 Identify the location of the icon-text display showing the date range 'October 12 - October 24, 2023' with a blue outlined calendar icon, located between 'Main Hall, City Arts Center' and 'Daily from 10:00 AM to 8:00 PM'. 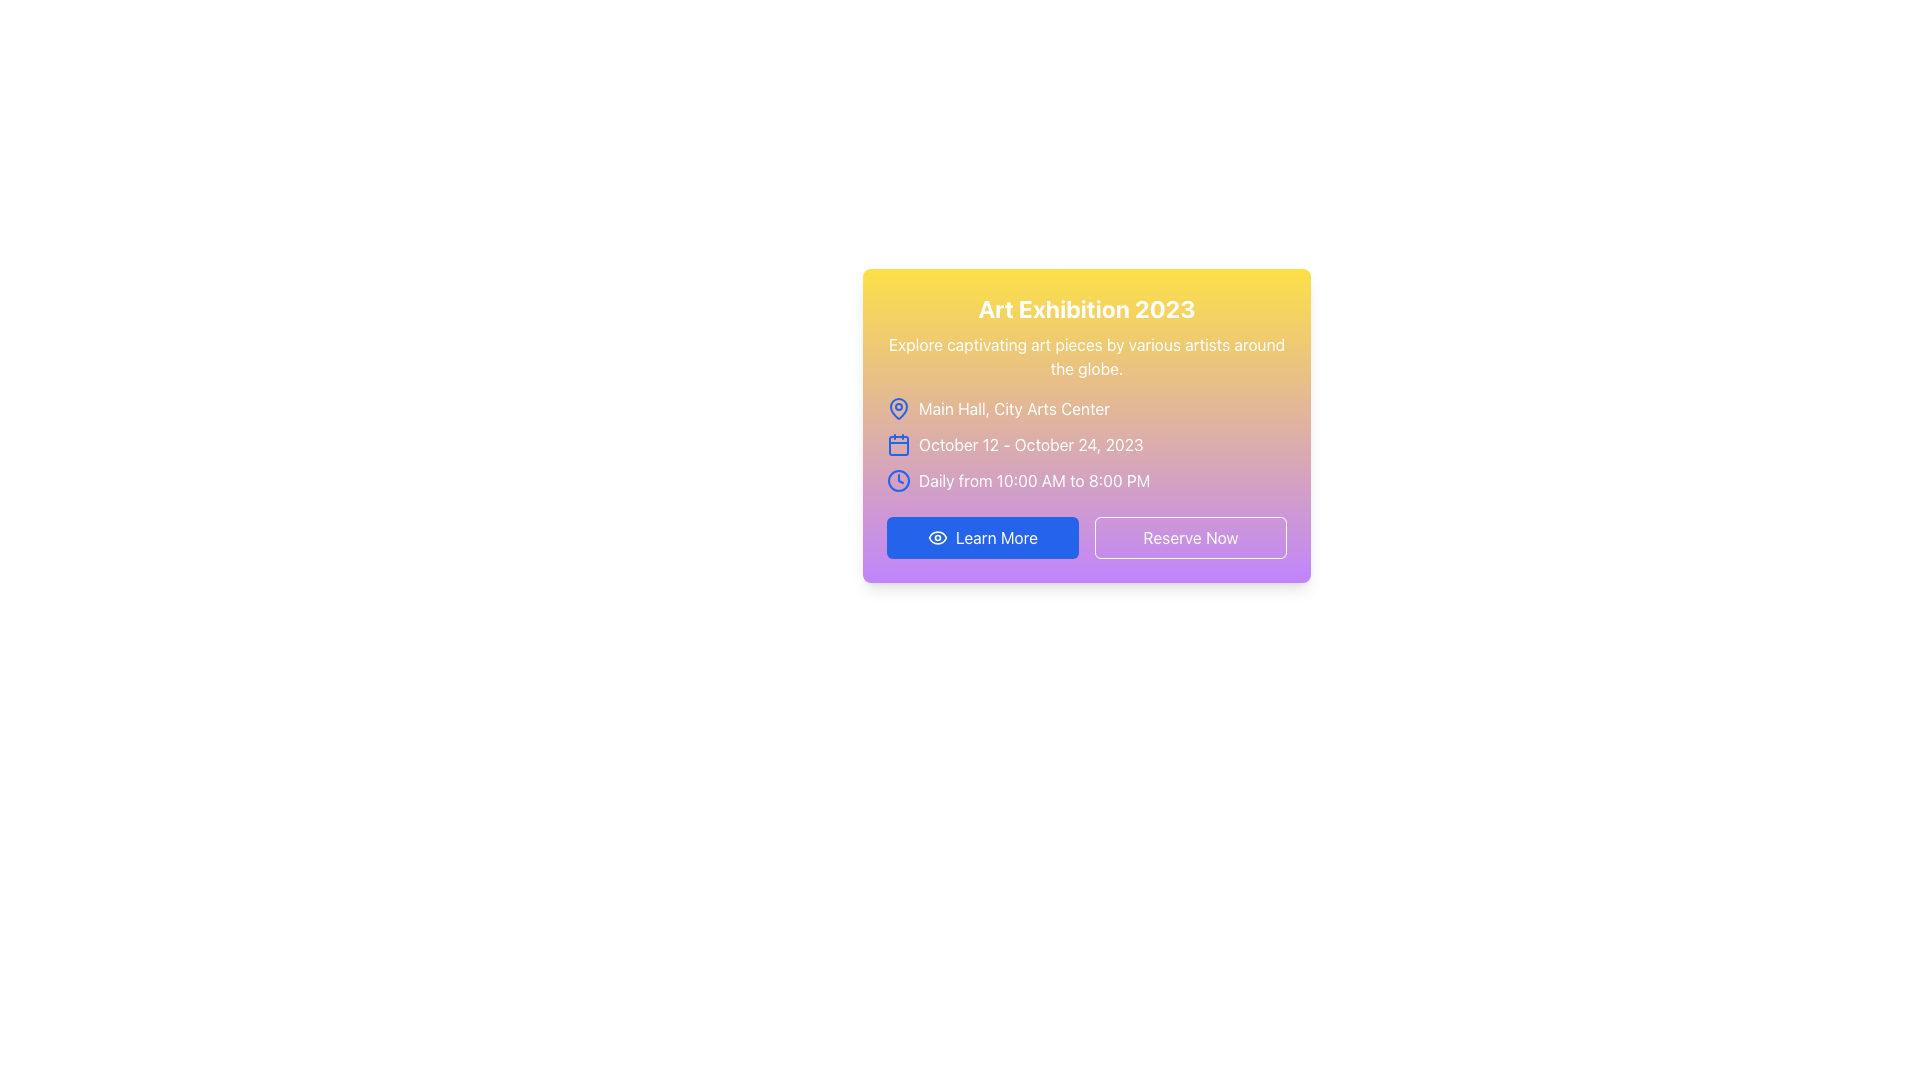
(1085, 443).